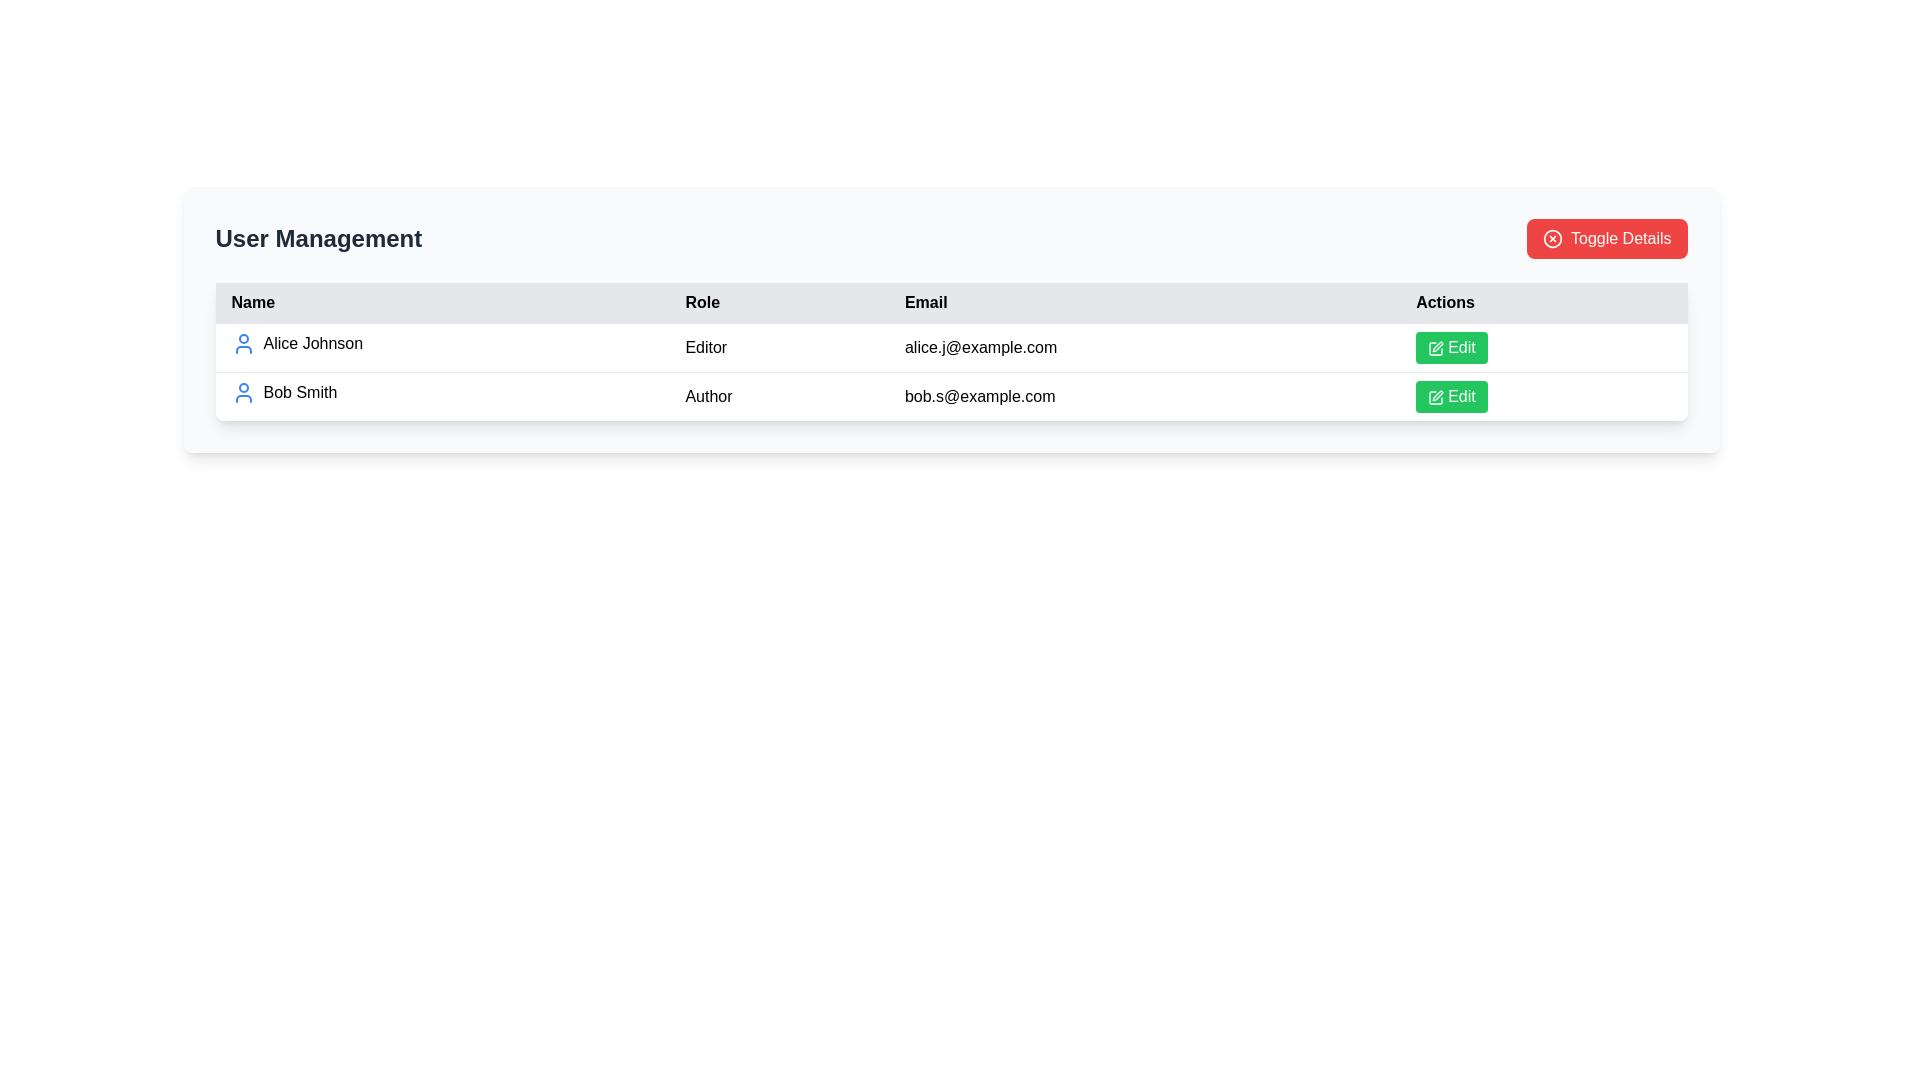  I want to click on the user profile icon located in the user management table, specifically in the second row, left of the name 'Bob Smith', so click(242, 393).